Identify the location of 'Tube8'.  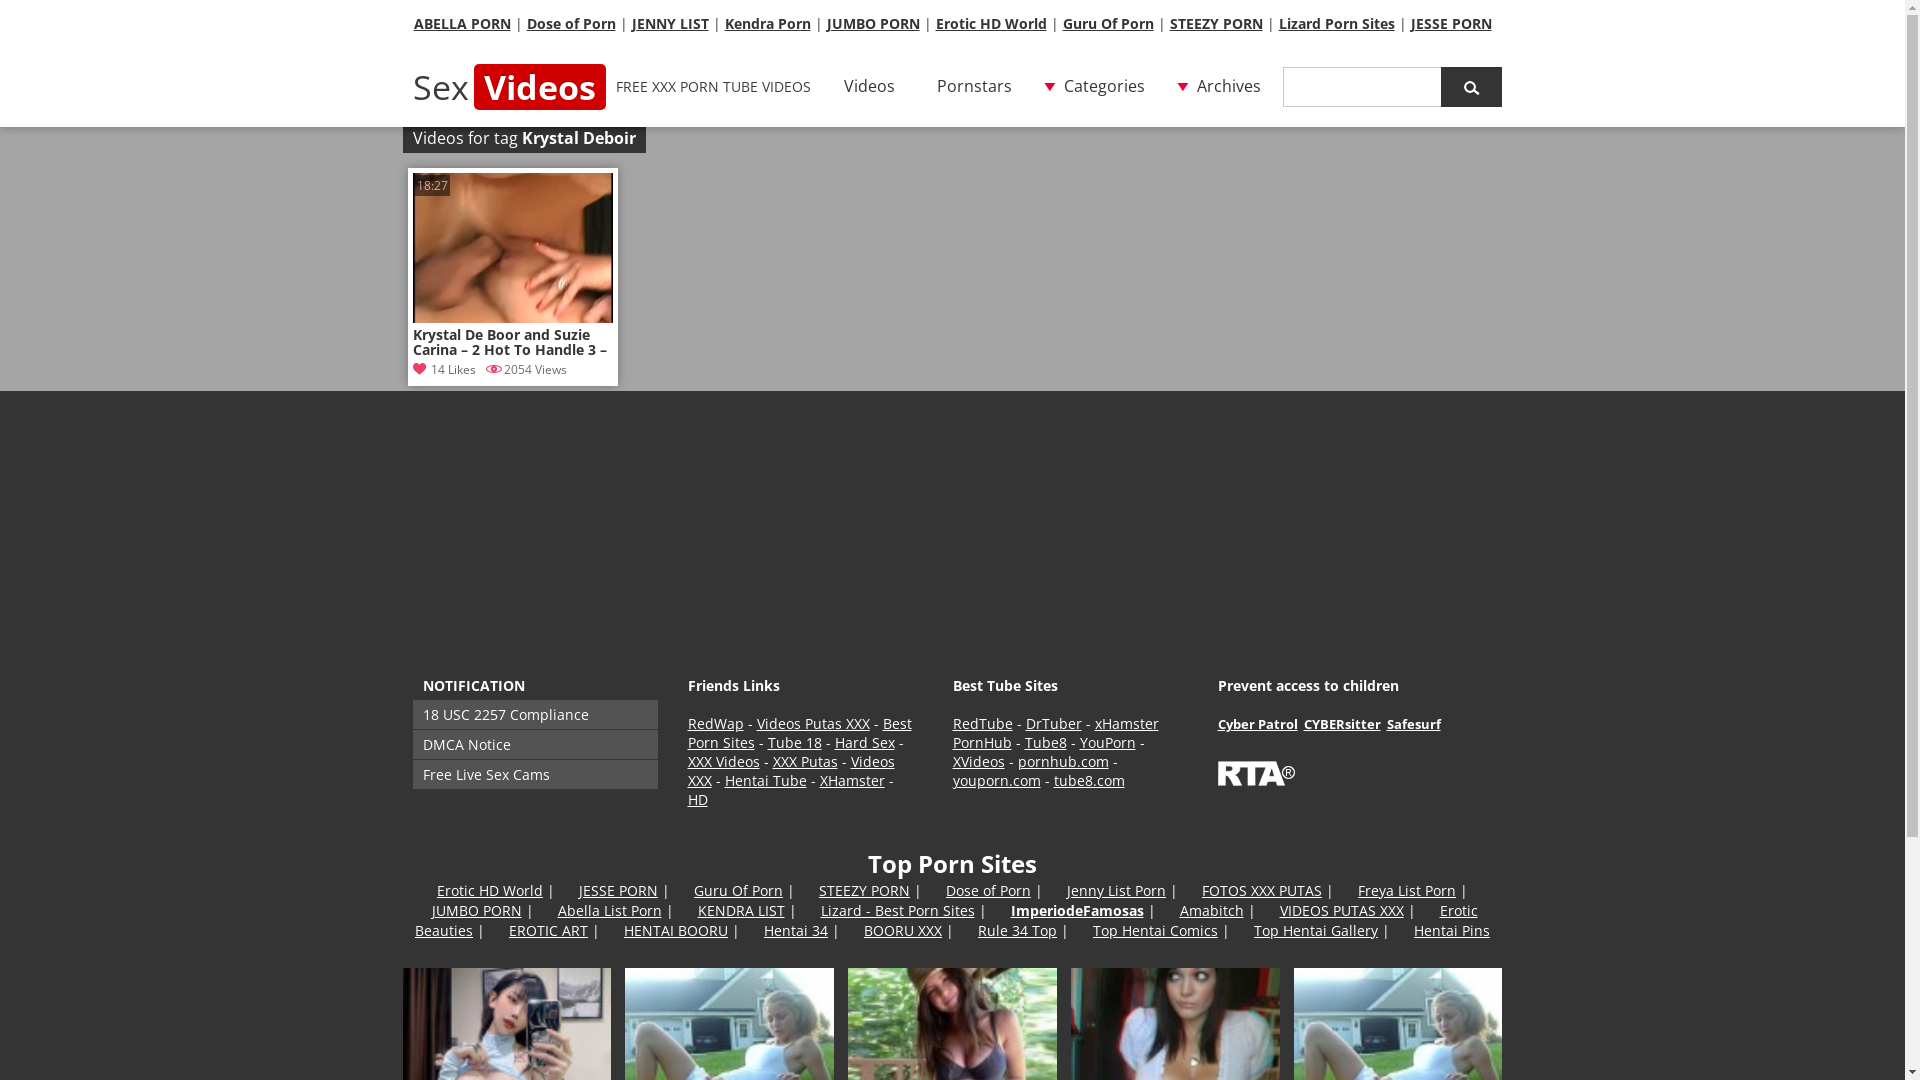
(1044, 742).